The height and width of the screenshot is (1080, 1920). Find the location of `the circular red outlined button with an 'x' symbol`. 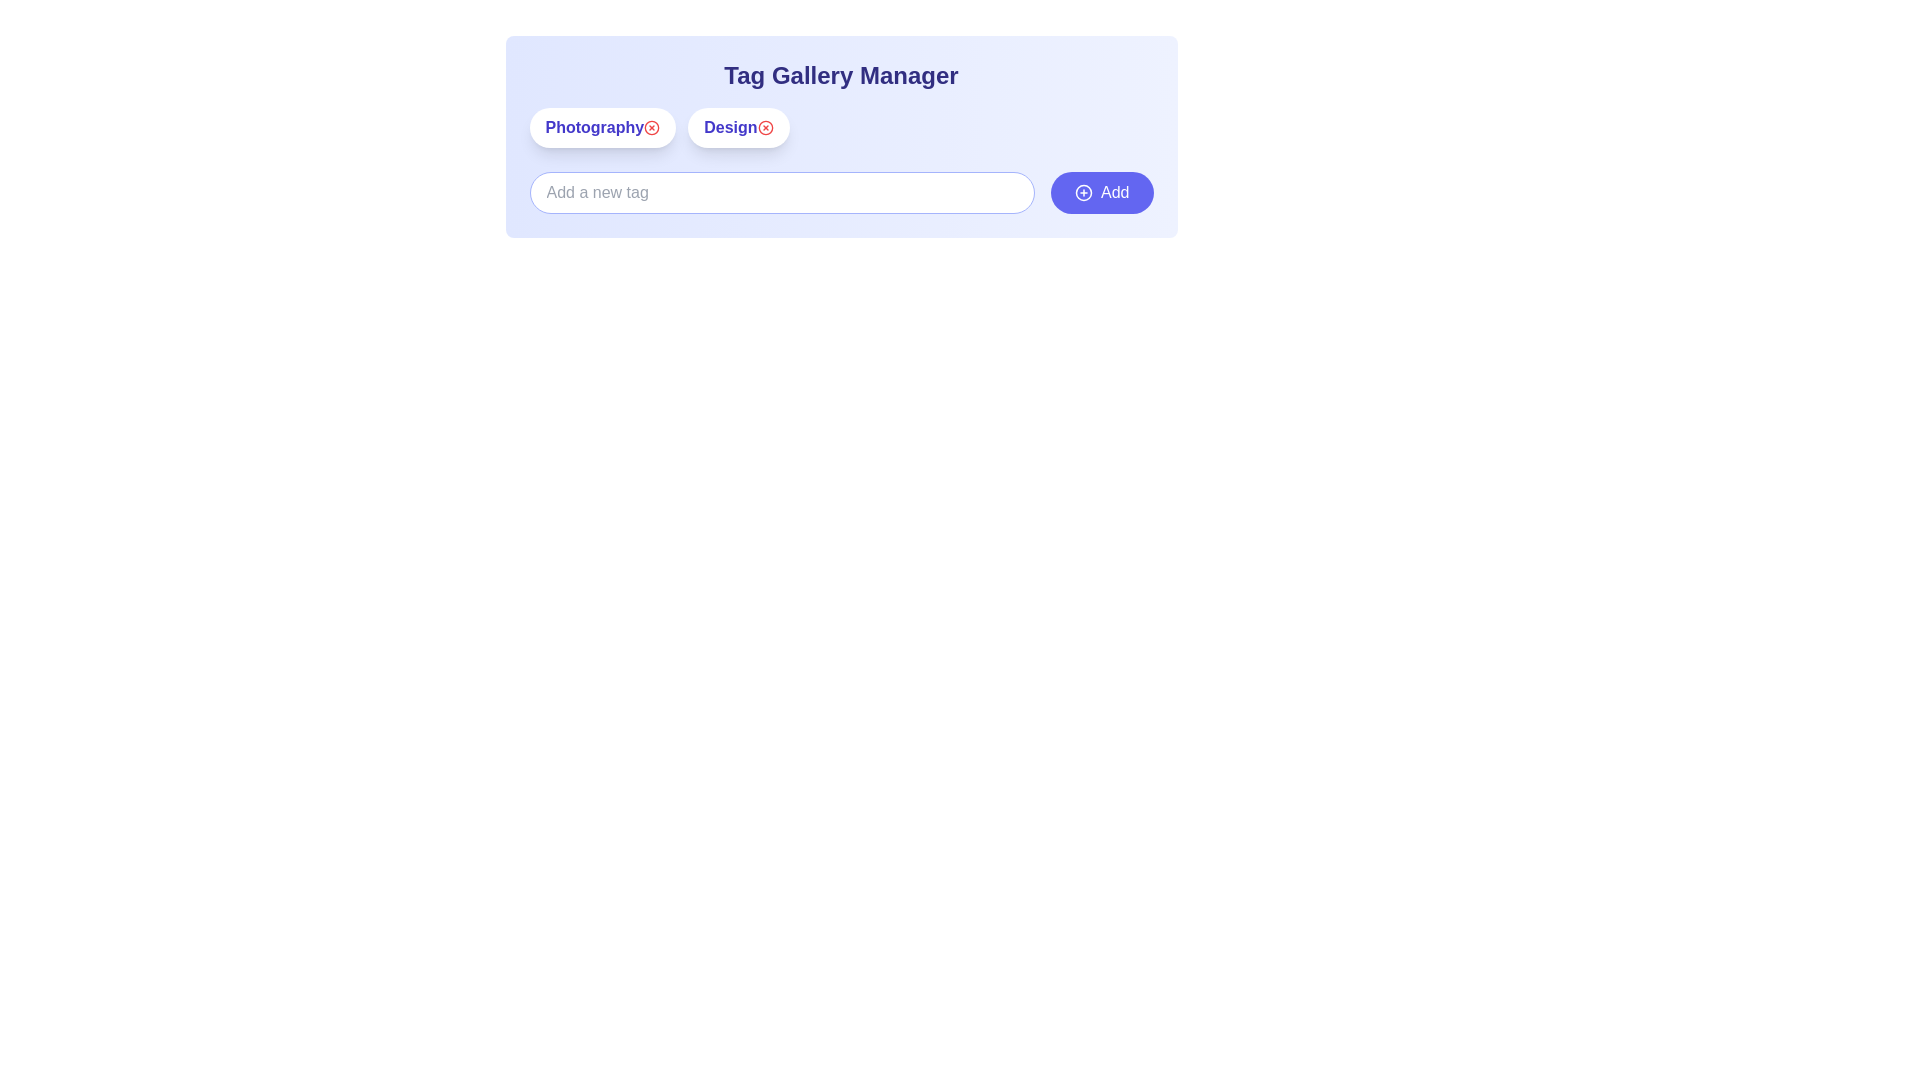

the circular red outlined button with an 'x' symbol is located at coordinates (652, 127).